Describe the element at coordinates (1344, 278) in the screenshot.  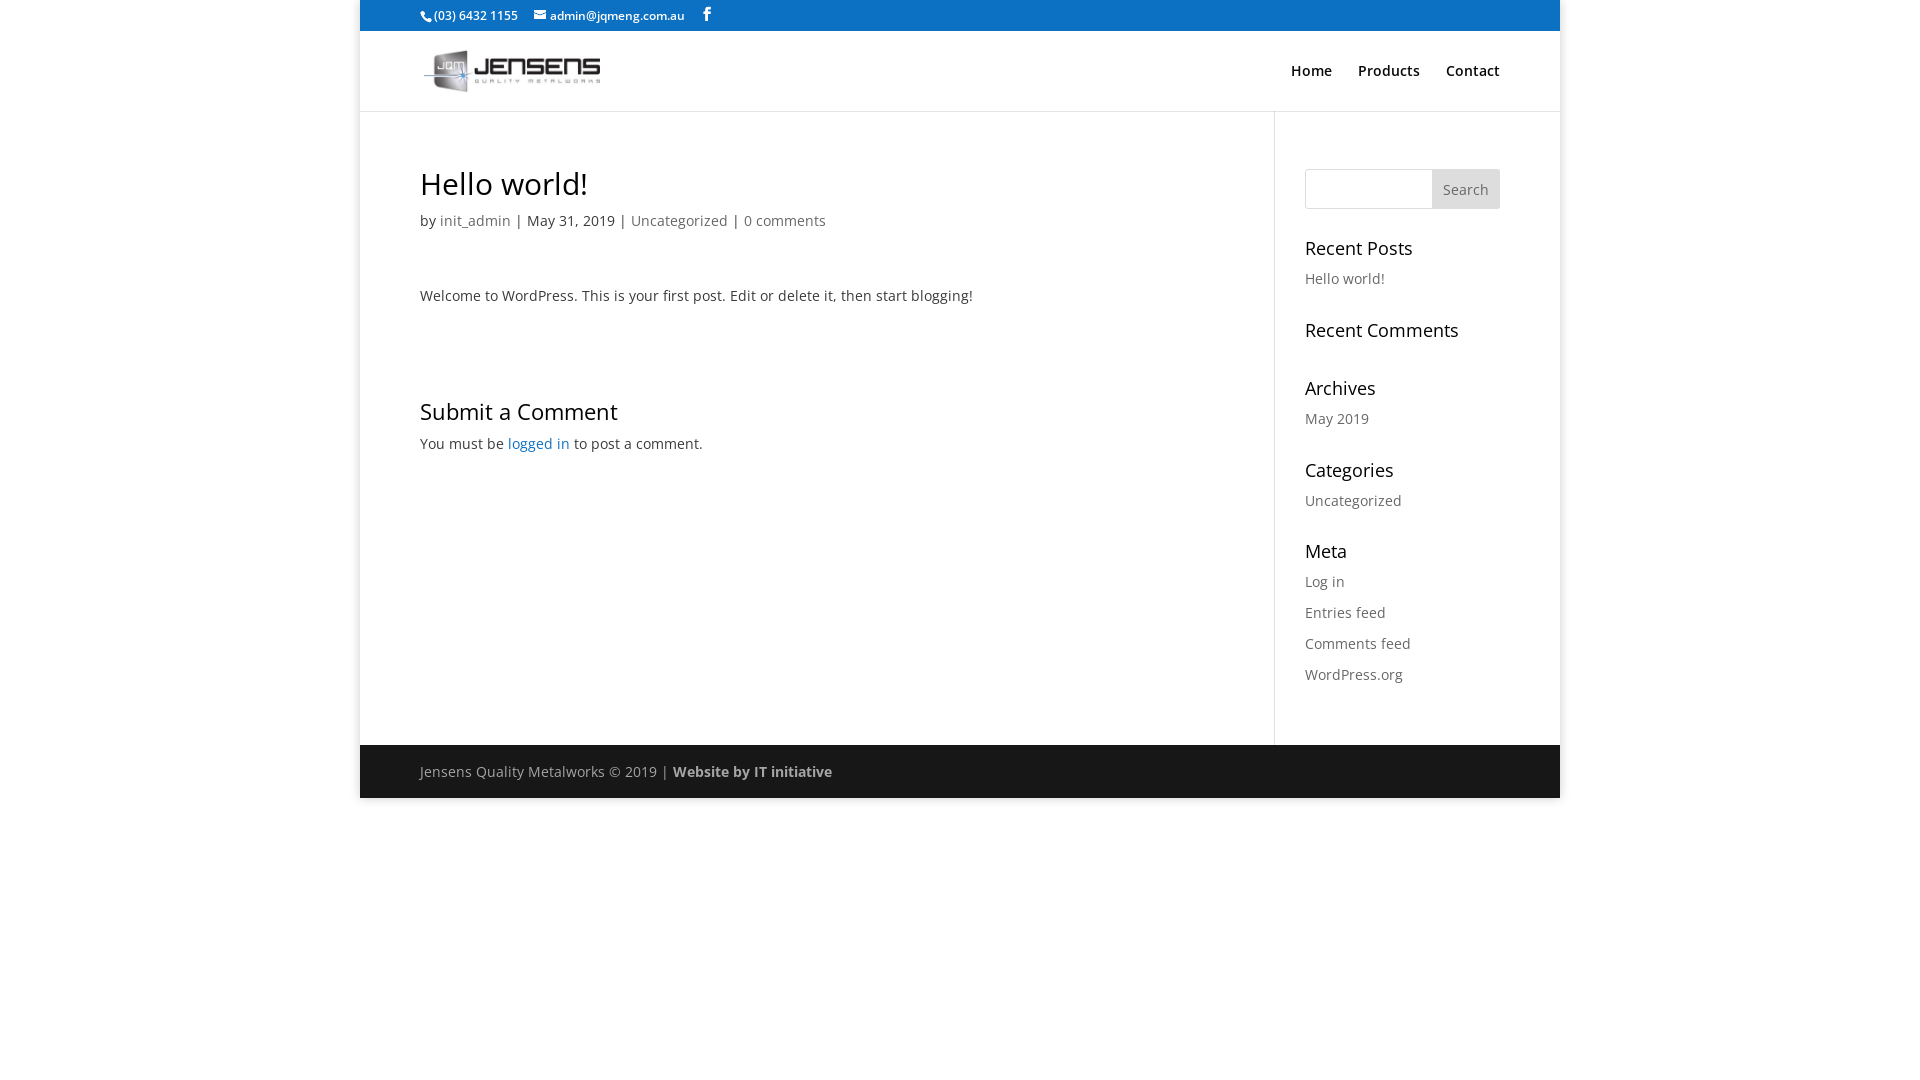
I see `'Hello world!'` at that location.